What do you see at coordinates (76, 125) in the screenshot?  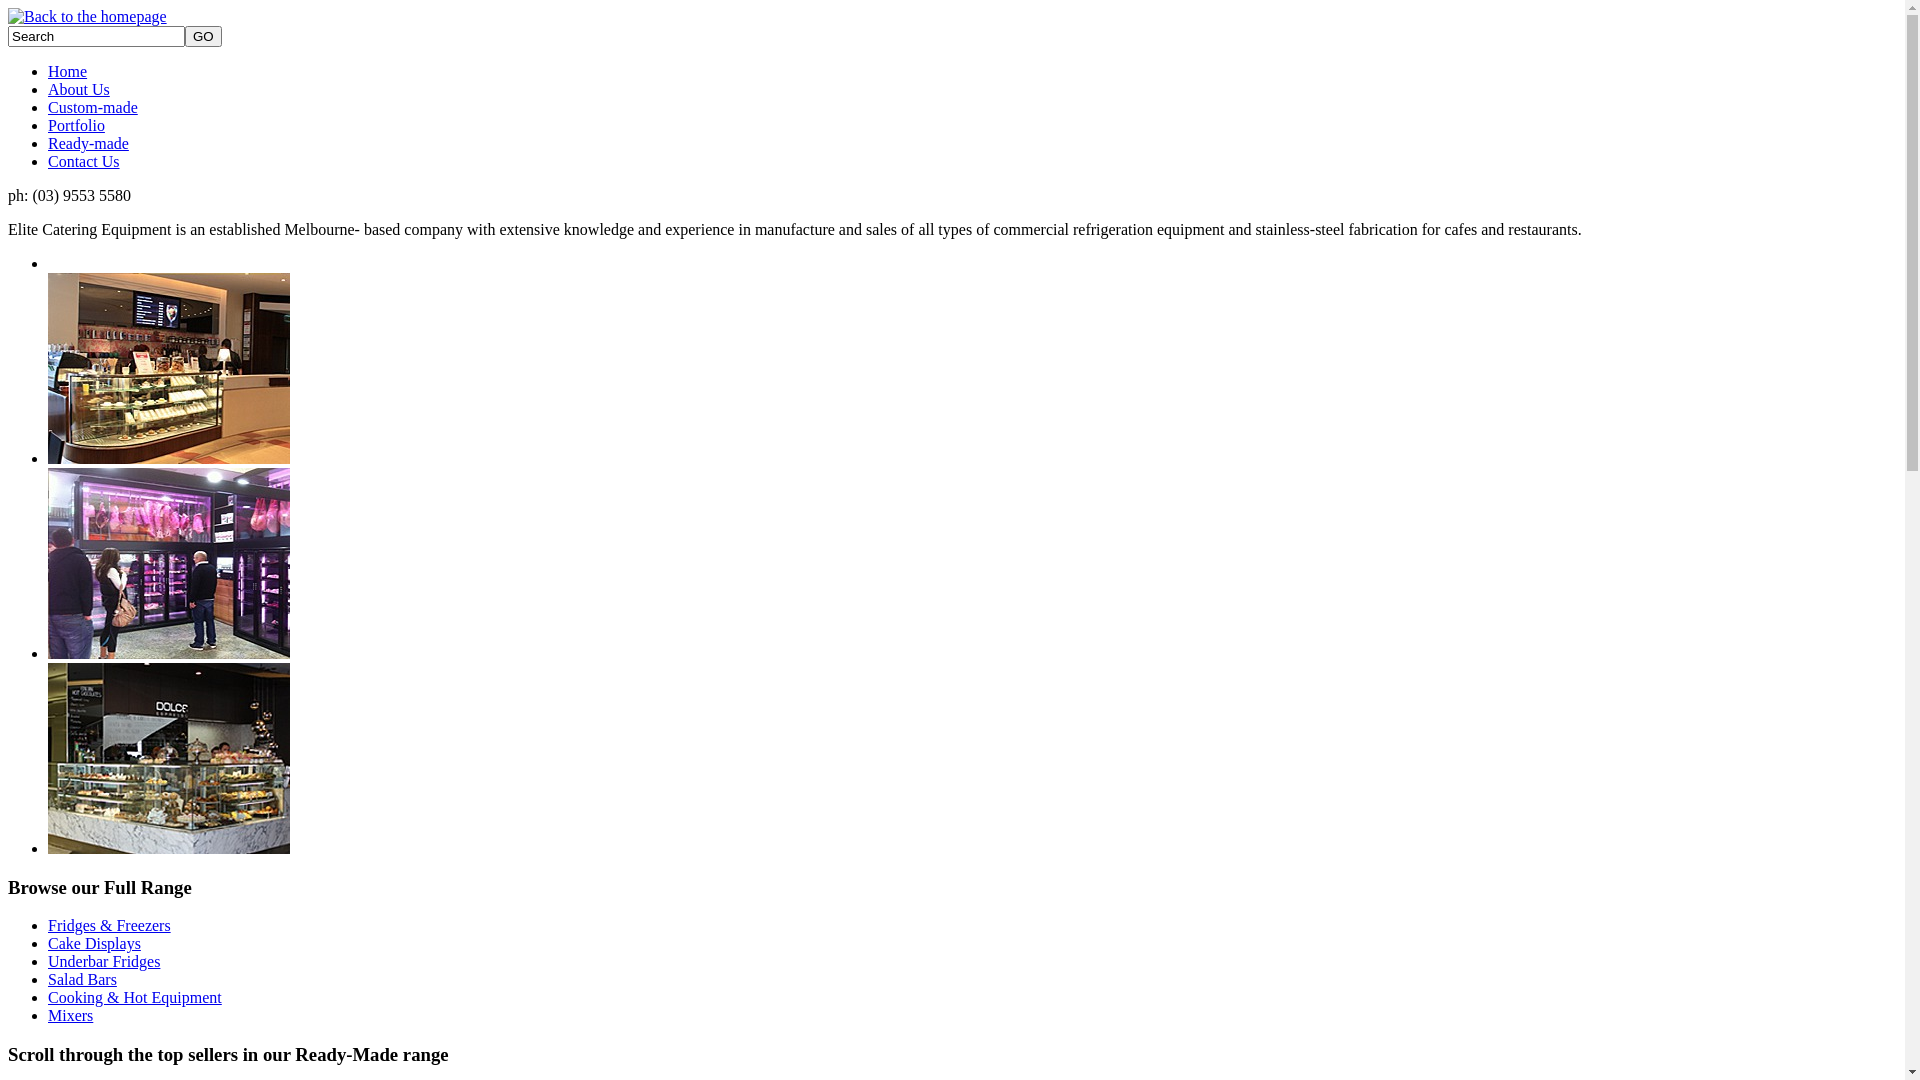 I see `'Portfolio'` at bounding box center [76, 125].